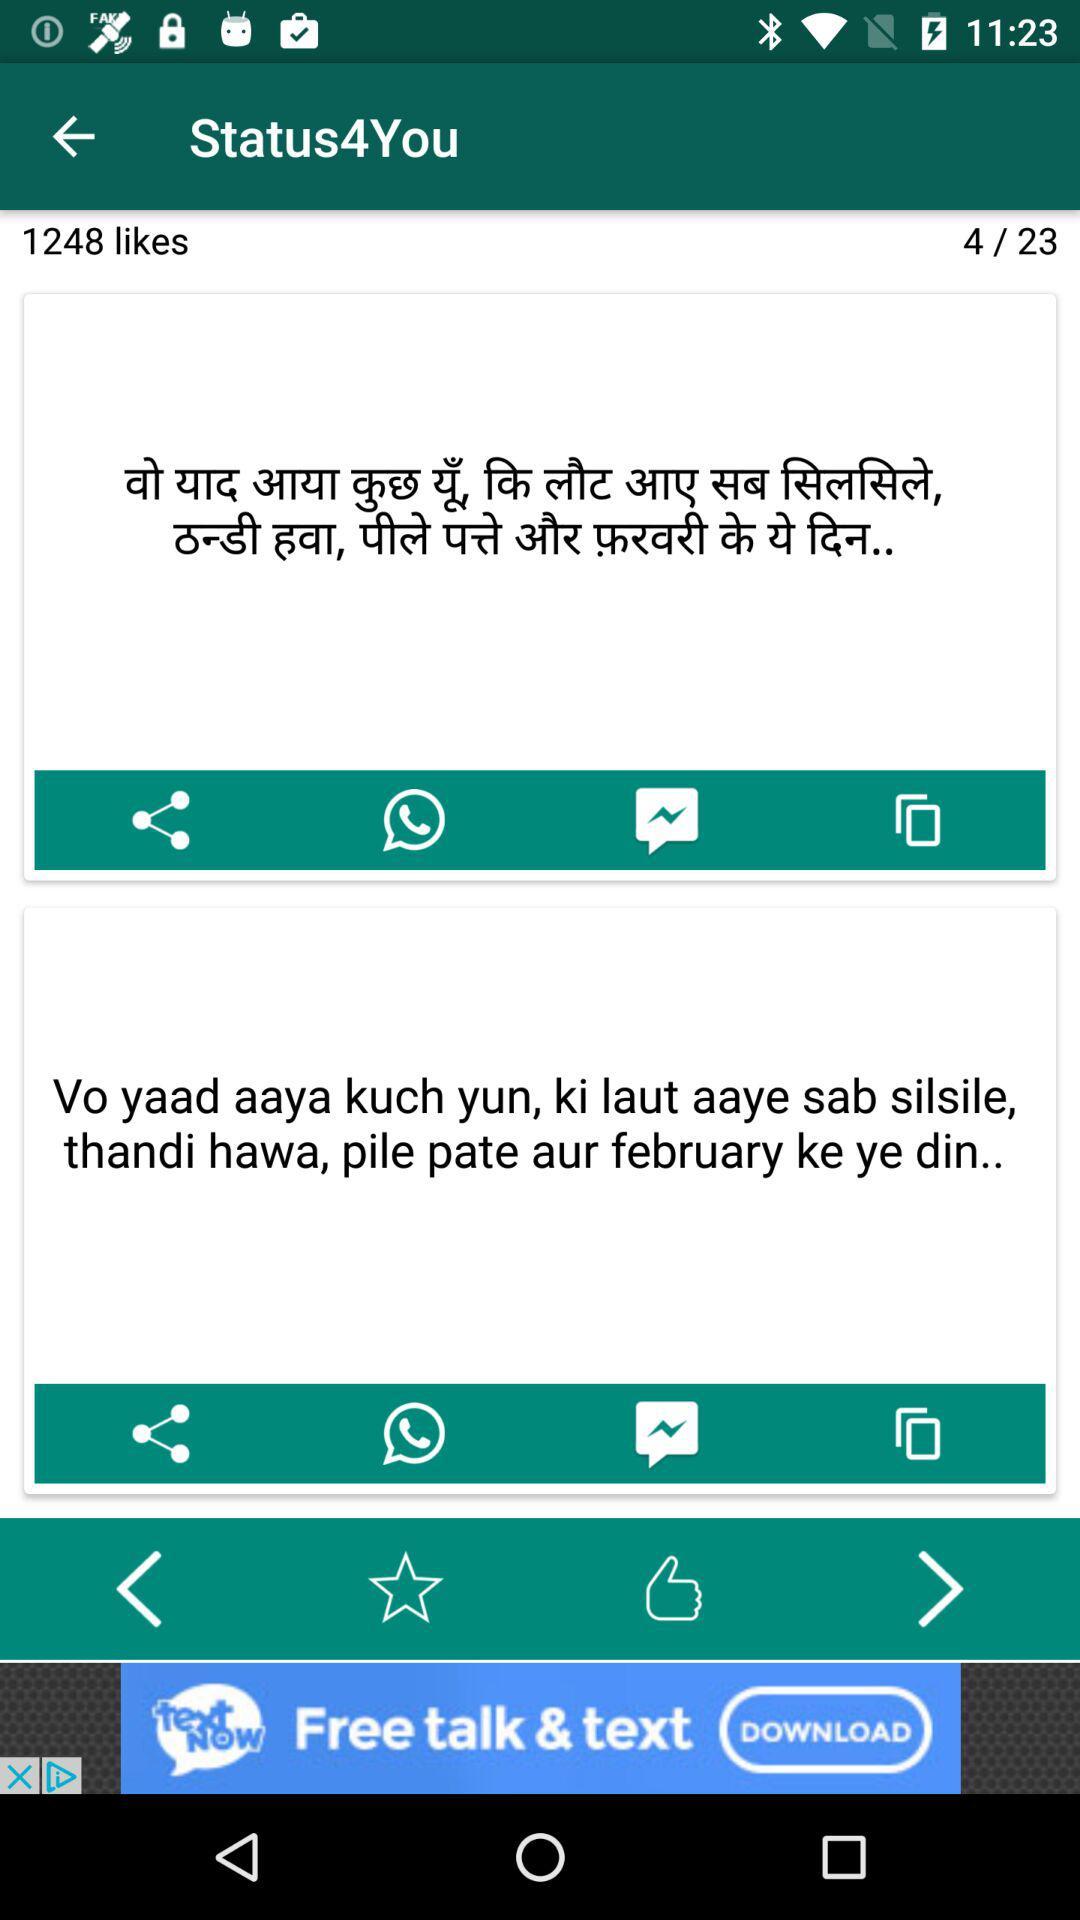 The image size is (1080, 1920). Describe the element at coordinates (673, 1587) in the screenshot. I see `like page` at that location.